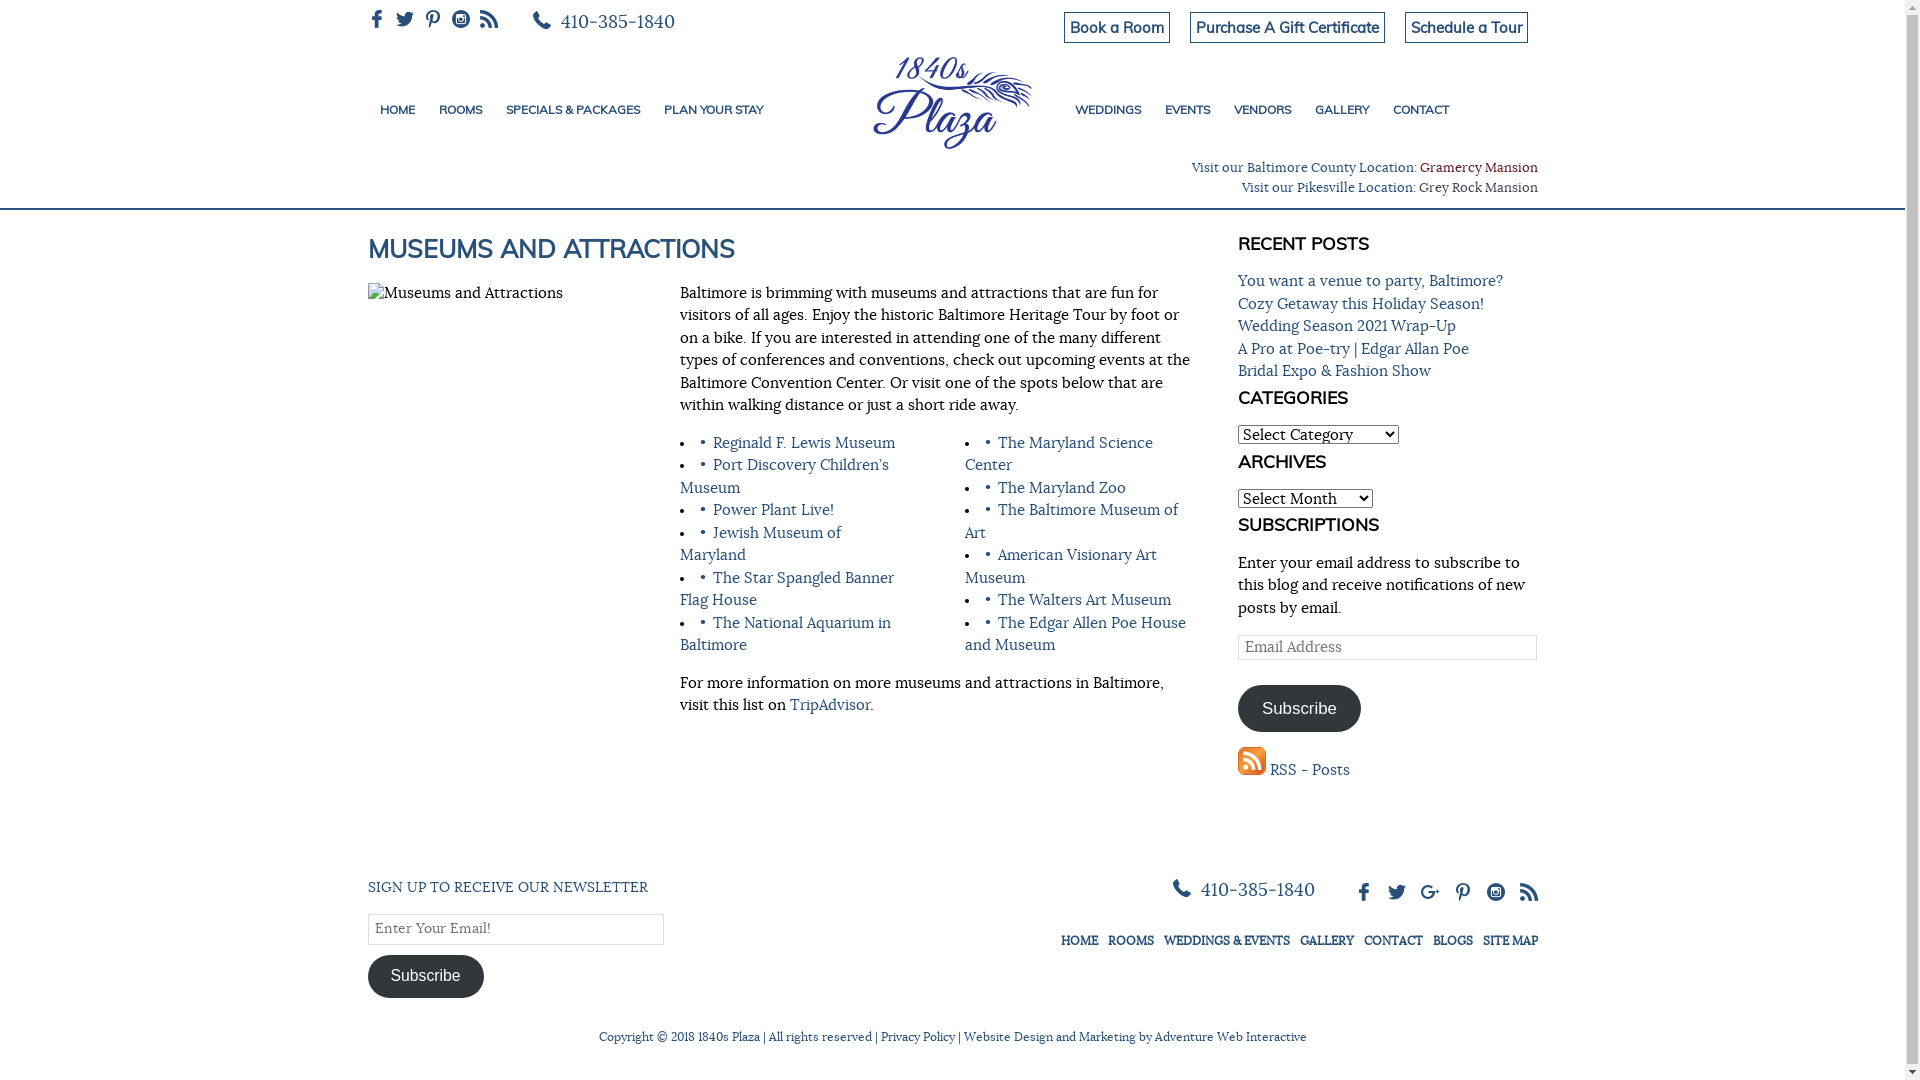  I want to click on 'HOME', so click(397, 110).